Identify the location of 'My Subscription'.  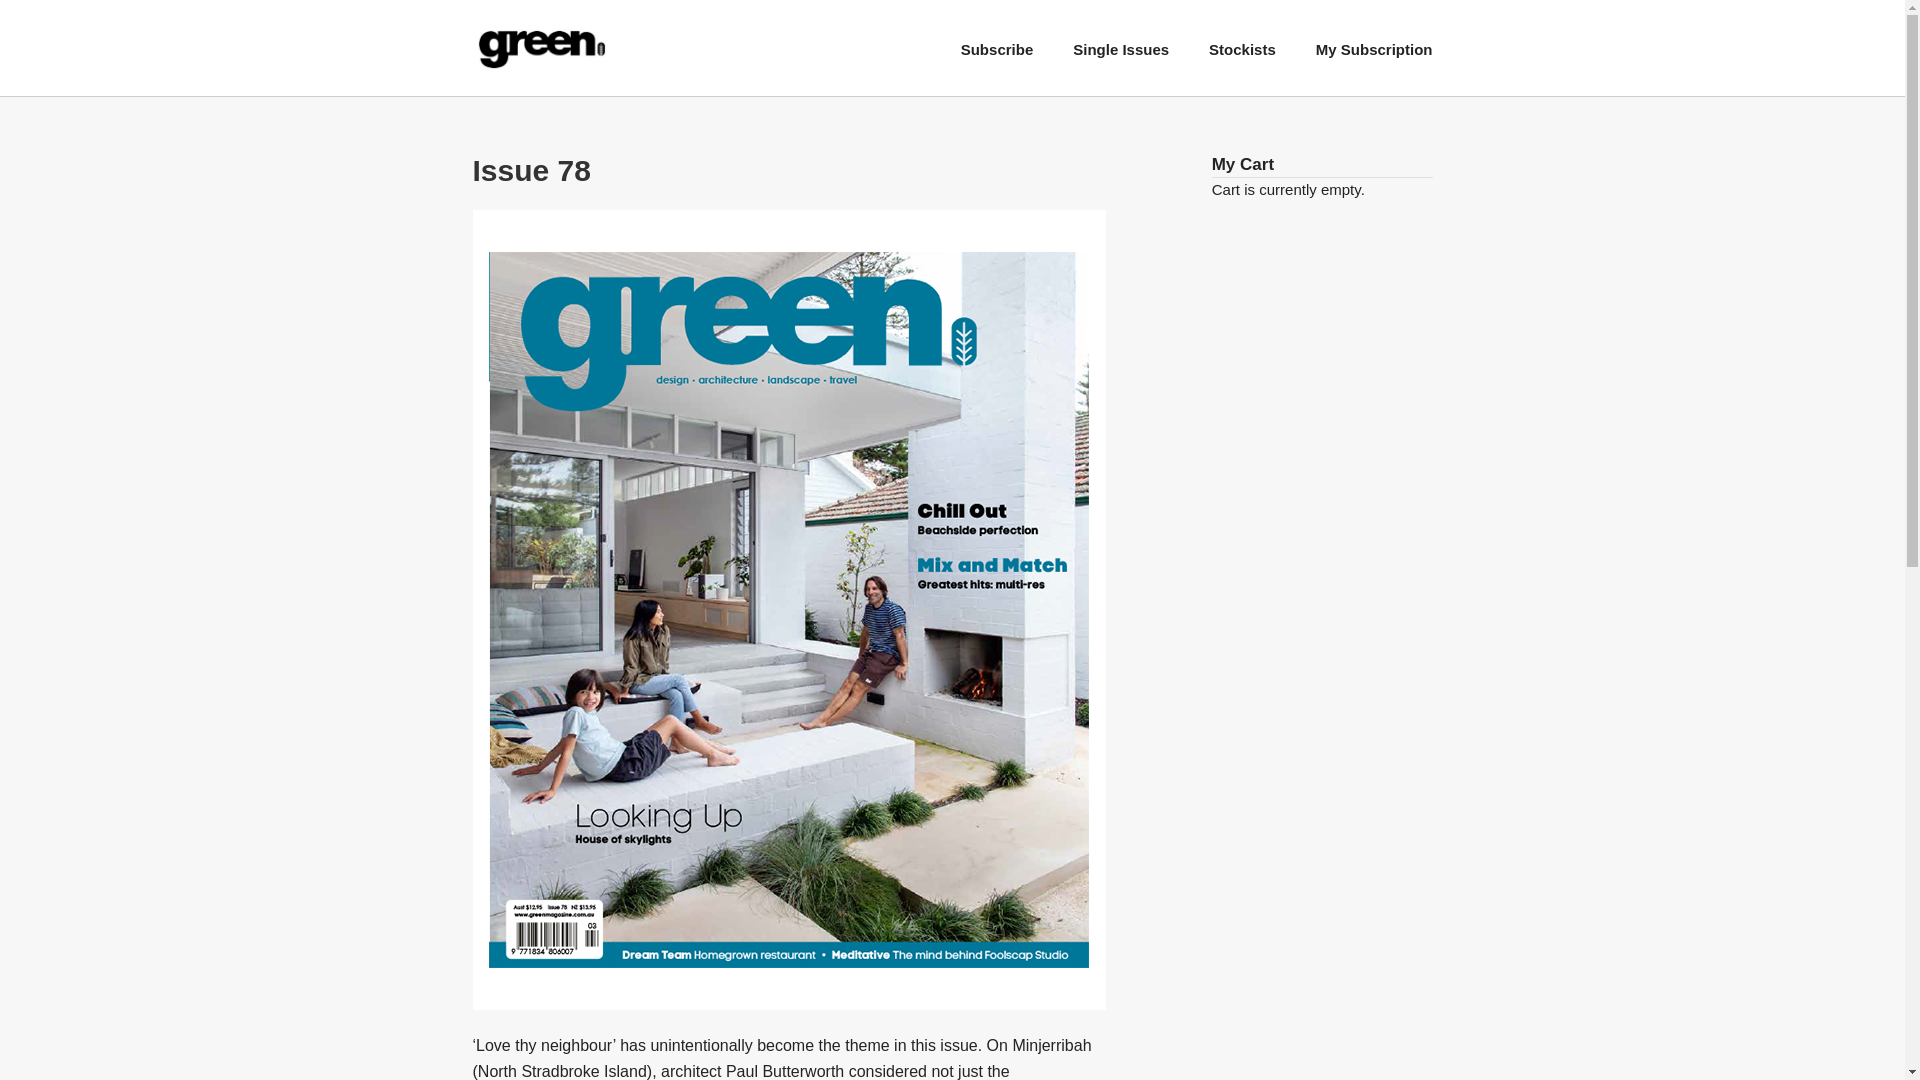
(1315, 48).